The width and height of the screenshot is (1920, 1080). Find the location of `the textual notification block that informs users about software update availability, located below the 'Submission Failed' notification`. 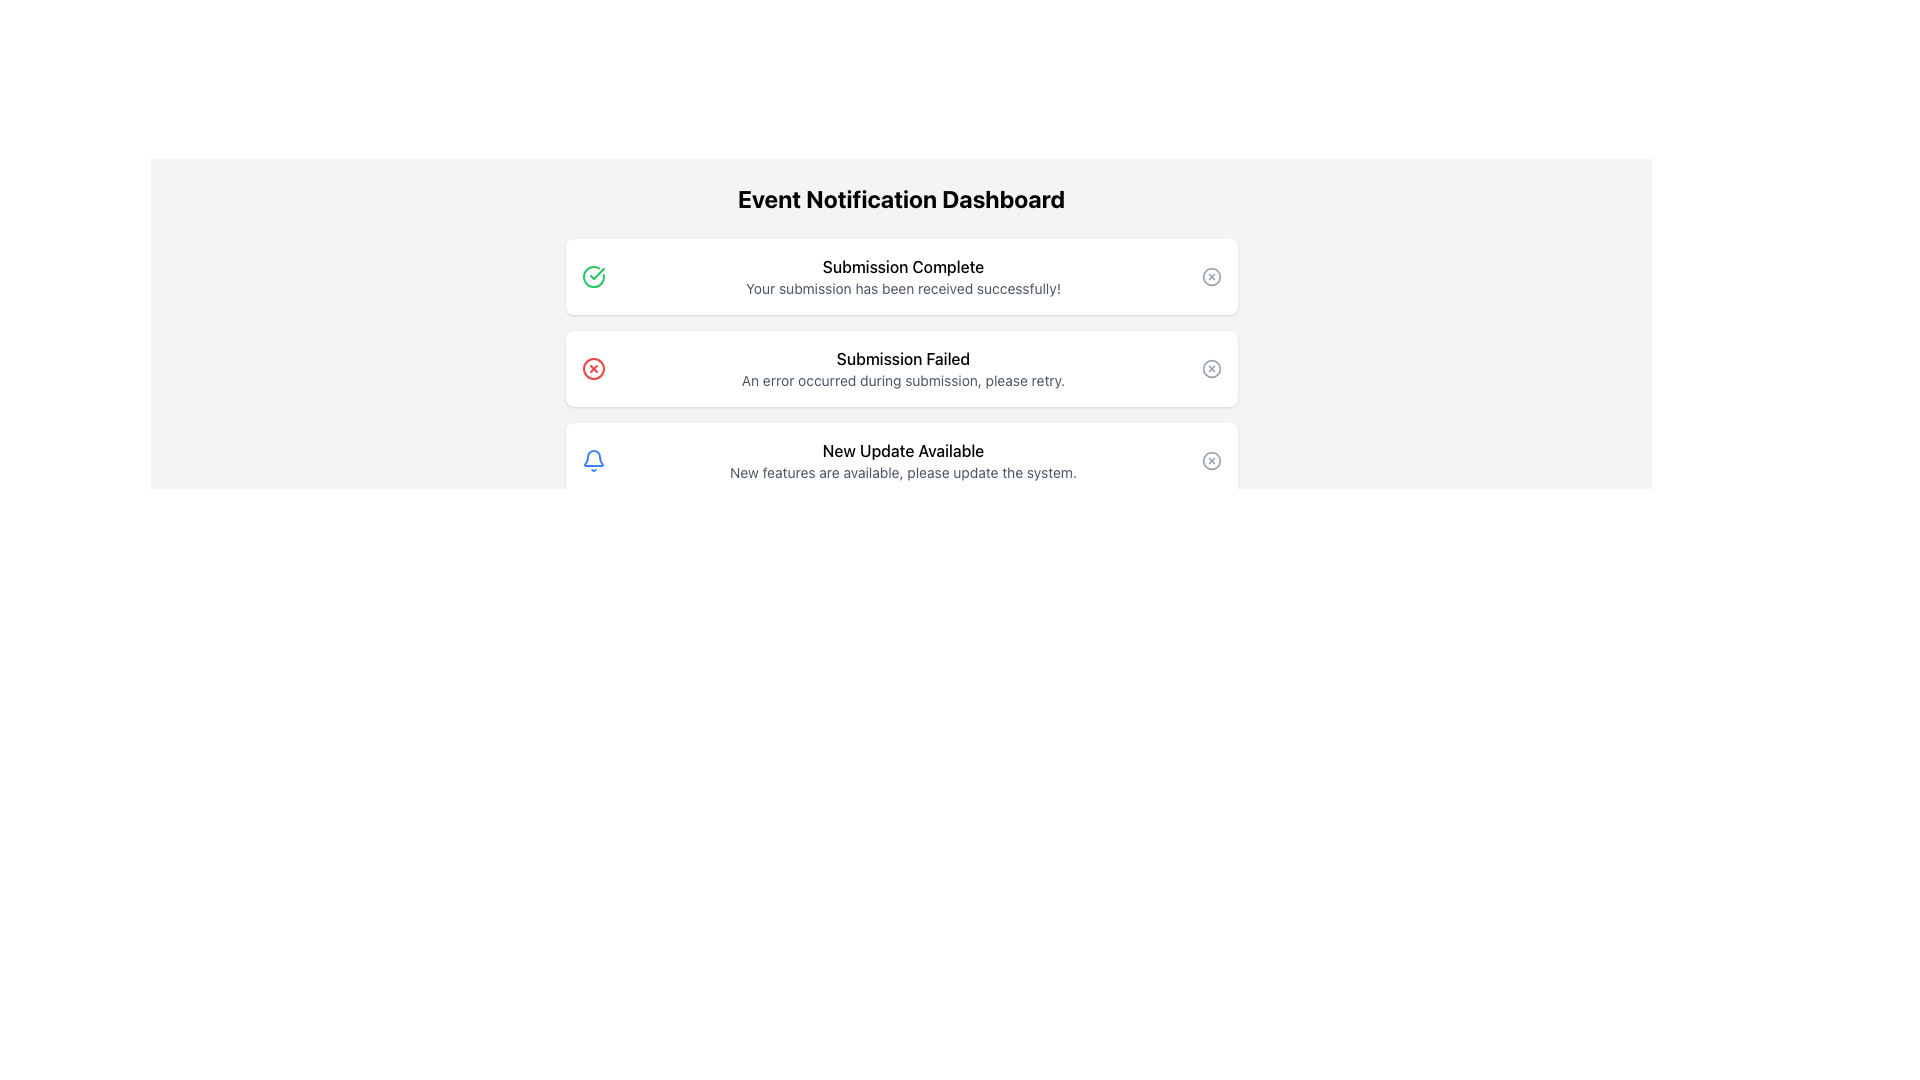

the textual notification block that informs users about software update availability, located below the 'Submission Failed' notification is located at coordinates (902, 461).